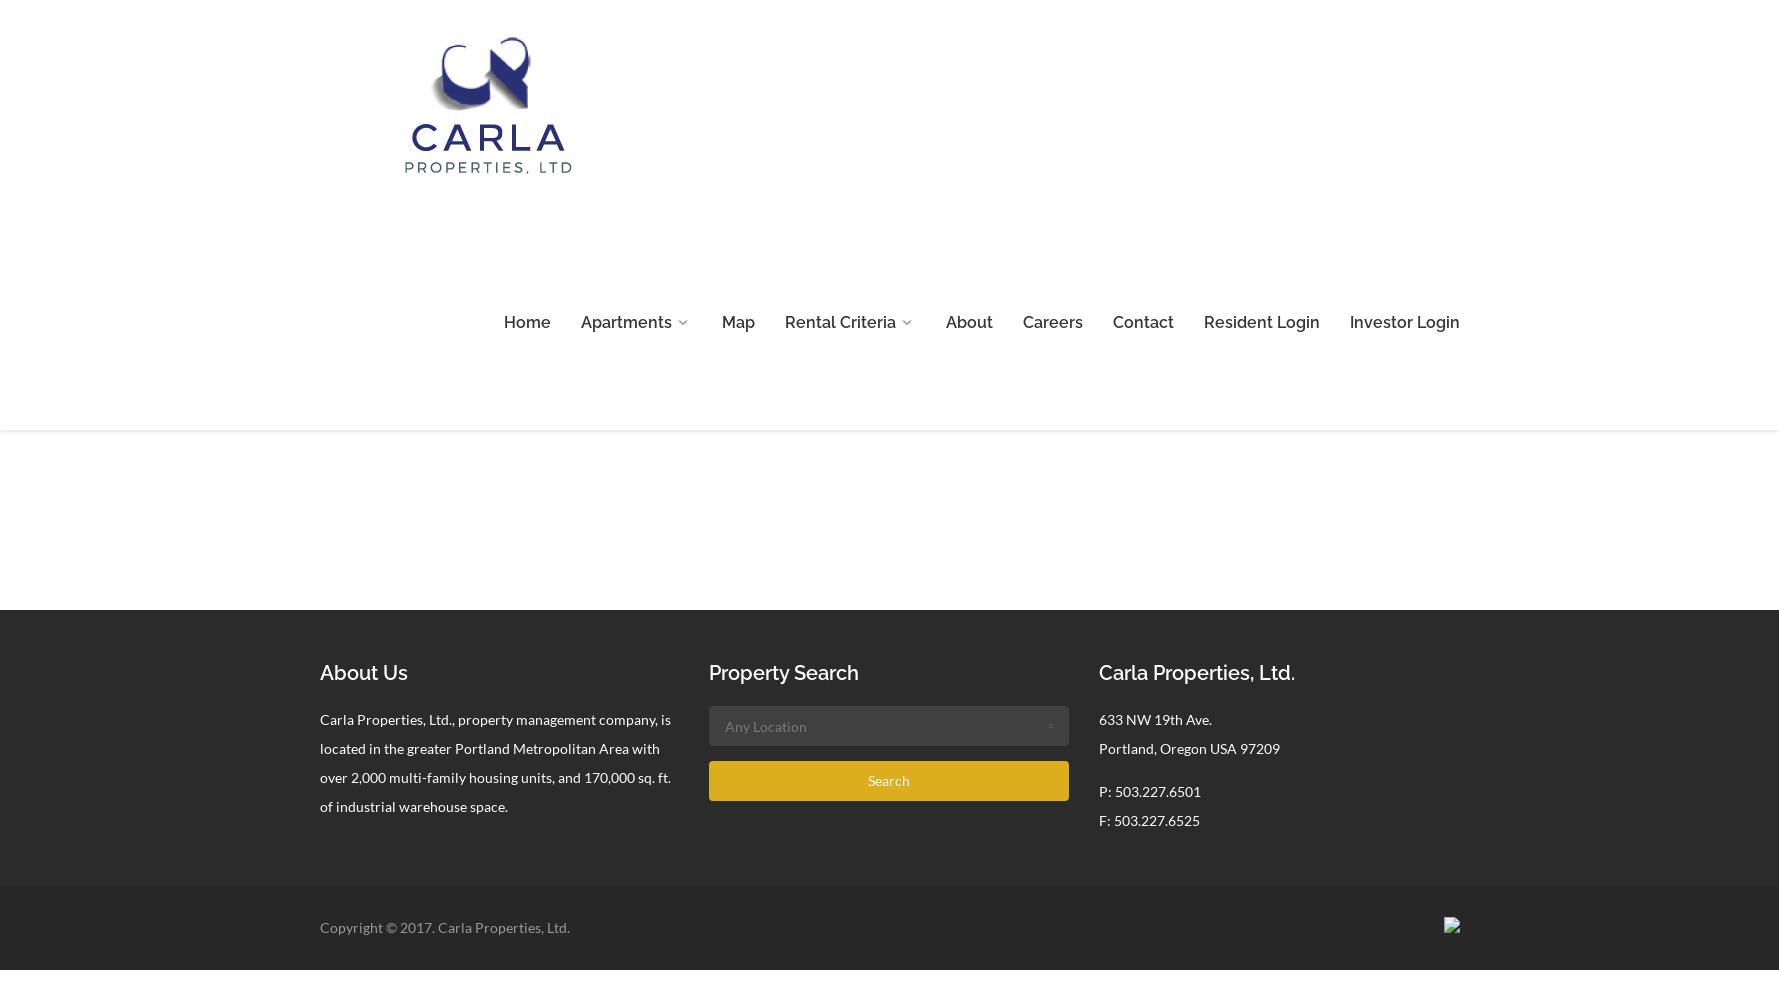 The image size is (1779, 1000). I want to click on 'F: 503.227.6525', so click(1099, 819).